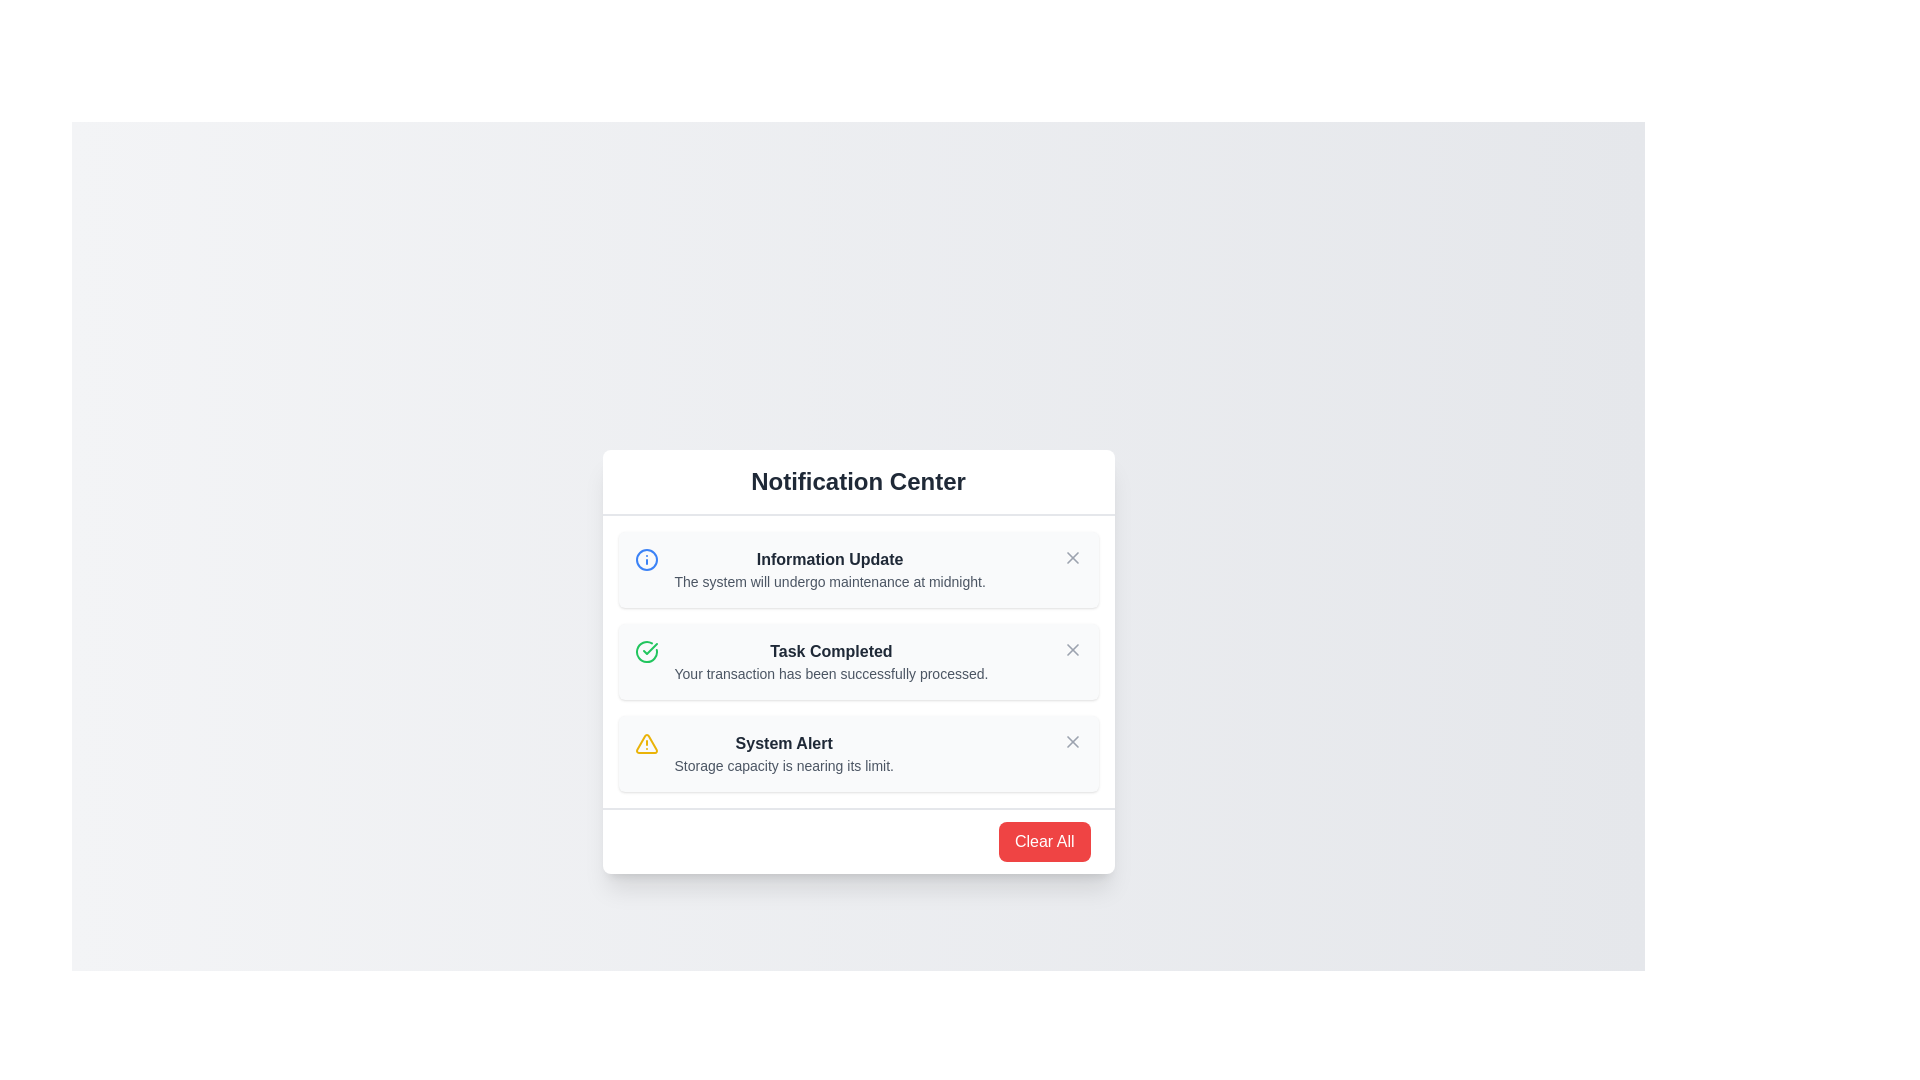 The width and height of the screenshot is (1920, 1080). I want to click on the circular gray button with a central cross symbol located at the far right of the notification panel, so click(1071, 558).